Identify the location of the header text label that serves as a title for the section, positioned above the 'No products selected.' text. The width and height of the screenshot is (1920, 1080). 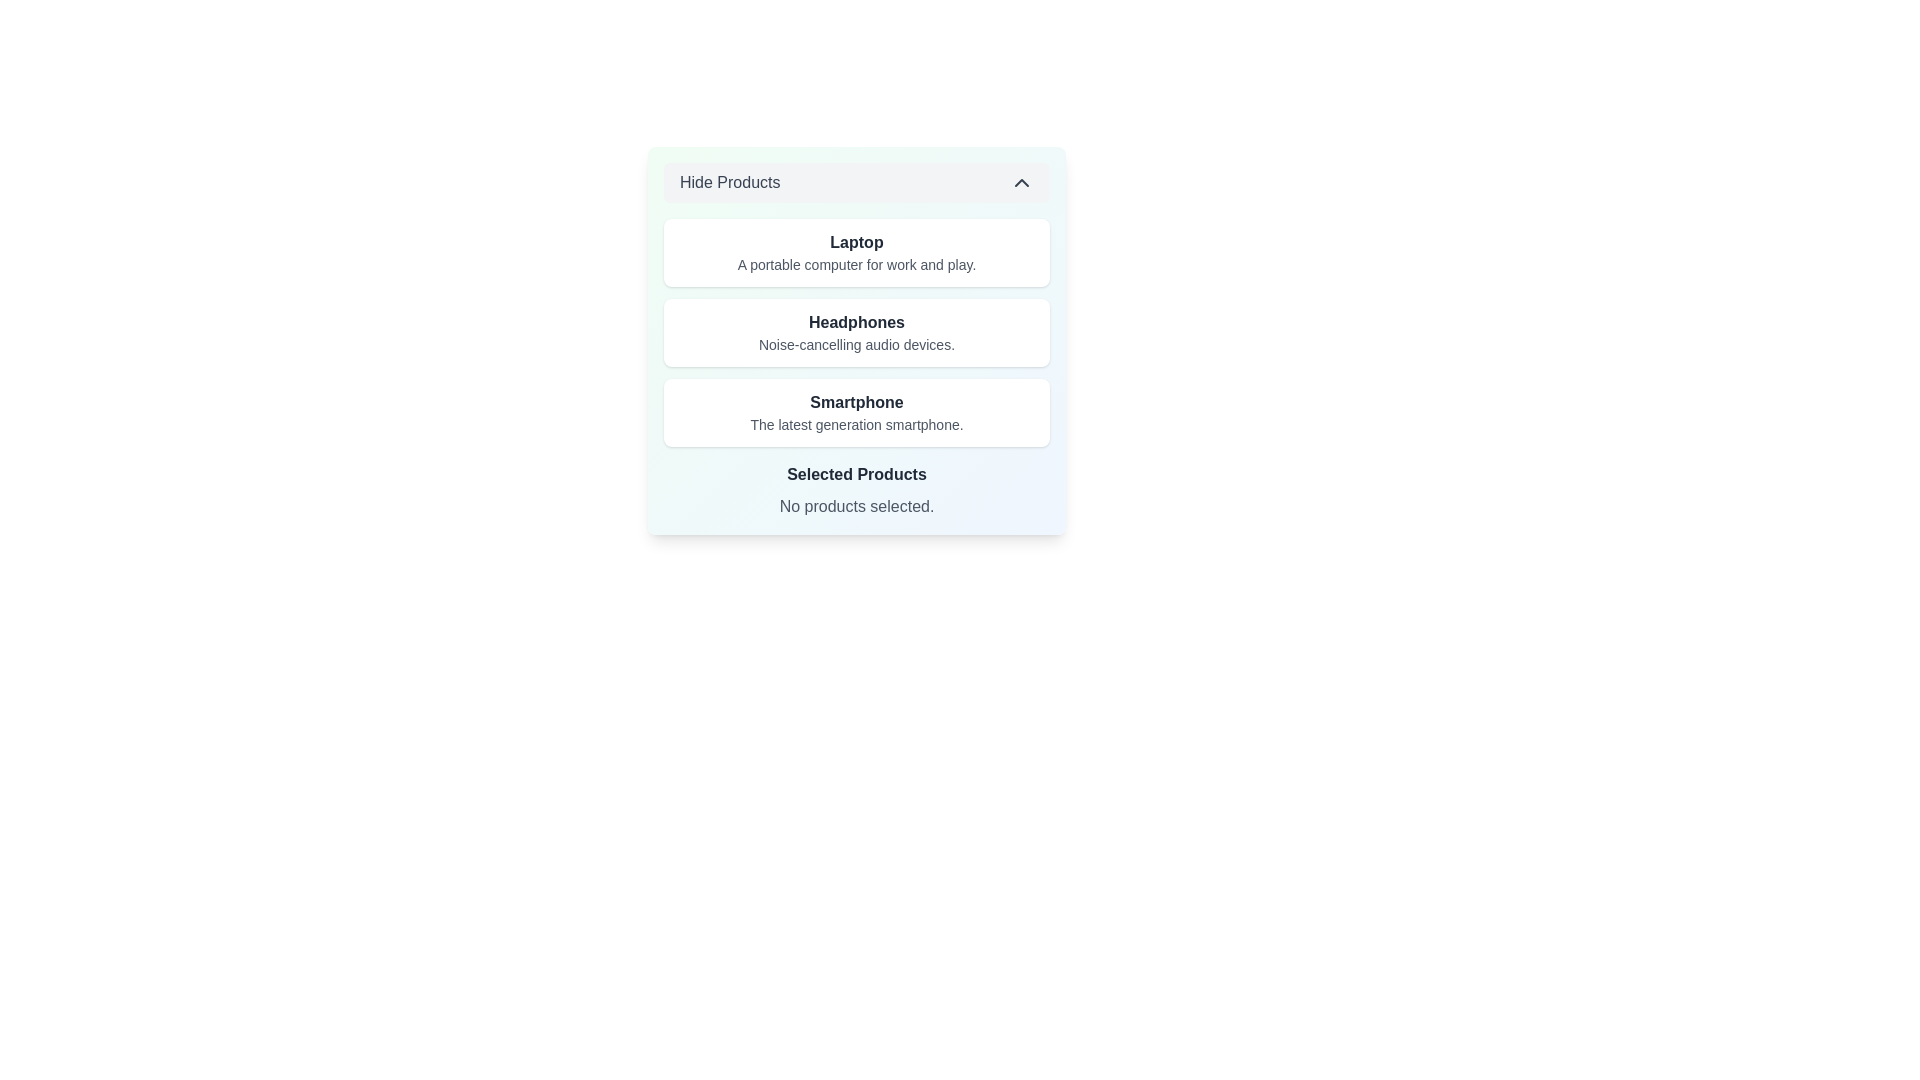
(857, 474).